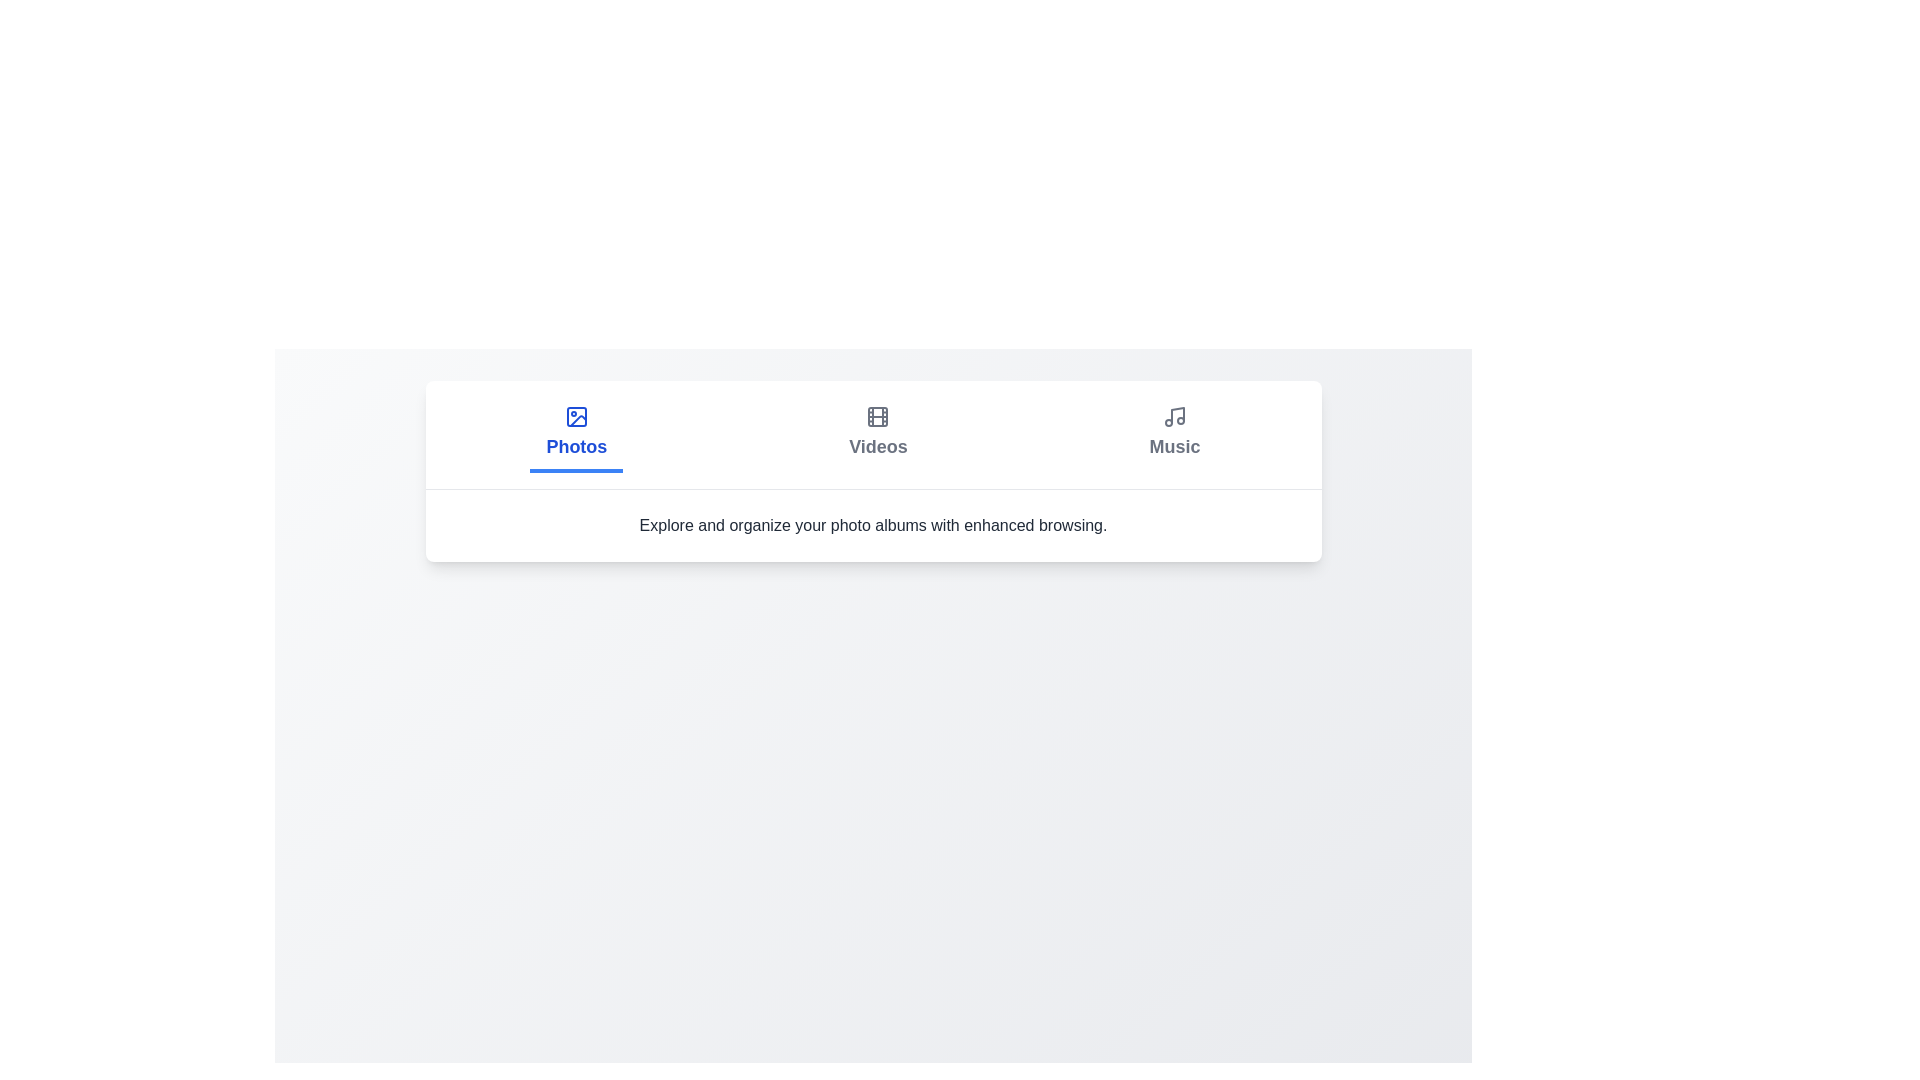 The image size is (1920, 1080). What do you see at coordinates (1175, 434) in the screenshot?
I see `the Music tab by clicking on it` at bounding box center [1175, 434].